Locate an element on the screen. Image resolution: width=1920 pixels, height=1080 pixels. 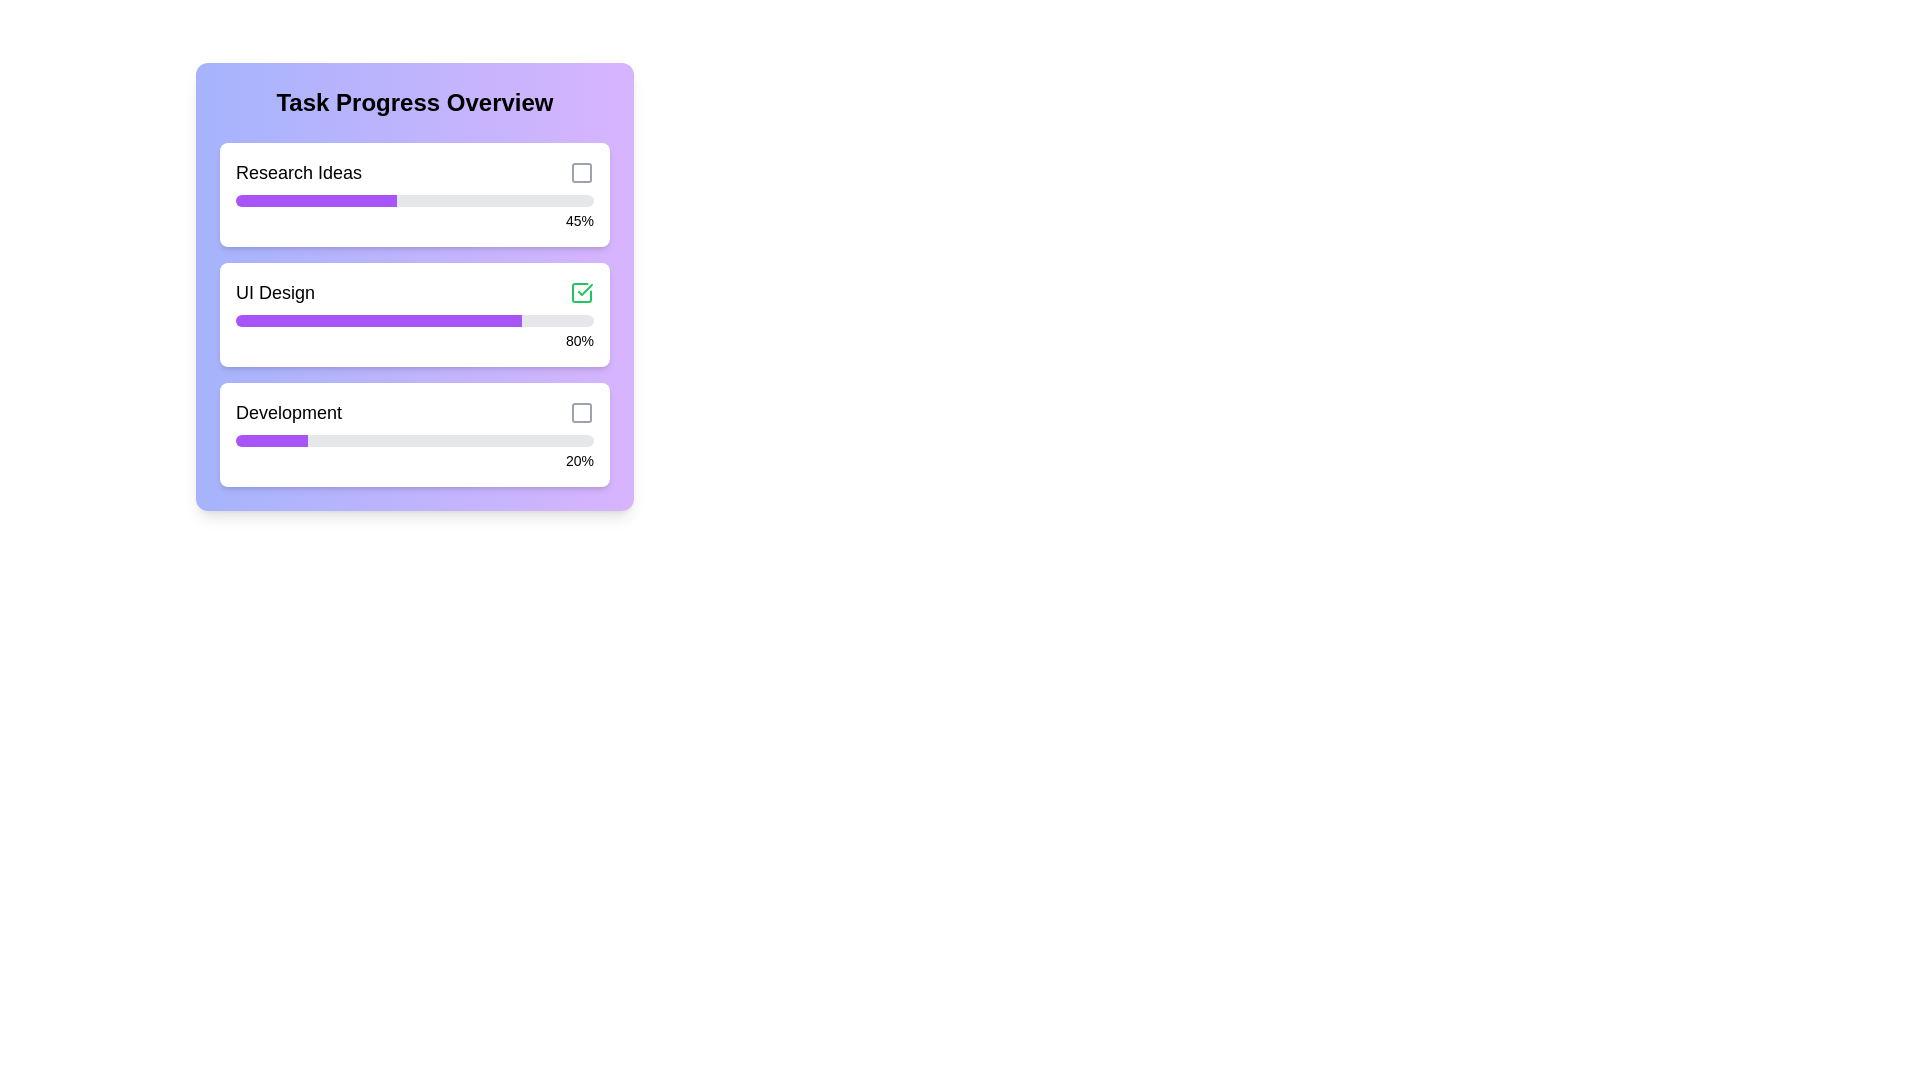
the purple progress indicator within the 'Research Ideas' progress bar in the 'Task Progress Overview' interface is located at coordinates (315, 200).